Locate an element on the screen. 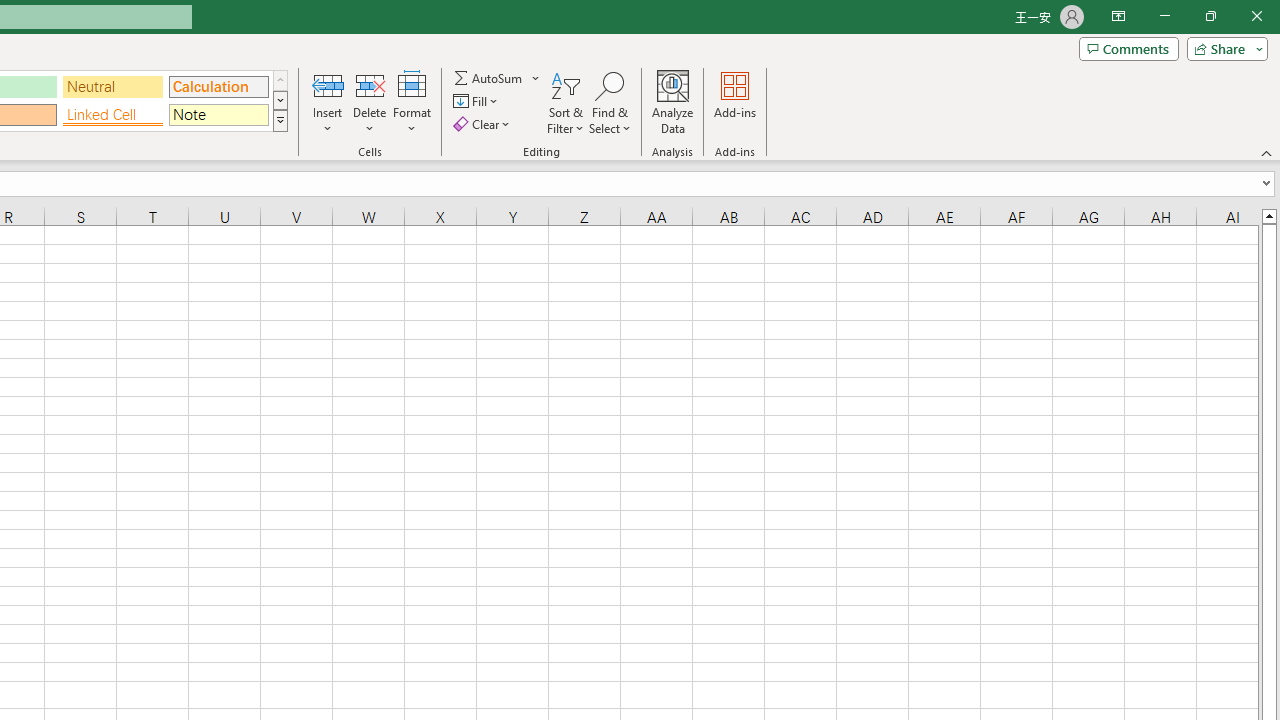 This screenshot has height=720, width=1280. 'Restore Down' is located at coordinates (1209, 16).